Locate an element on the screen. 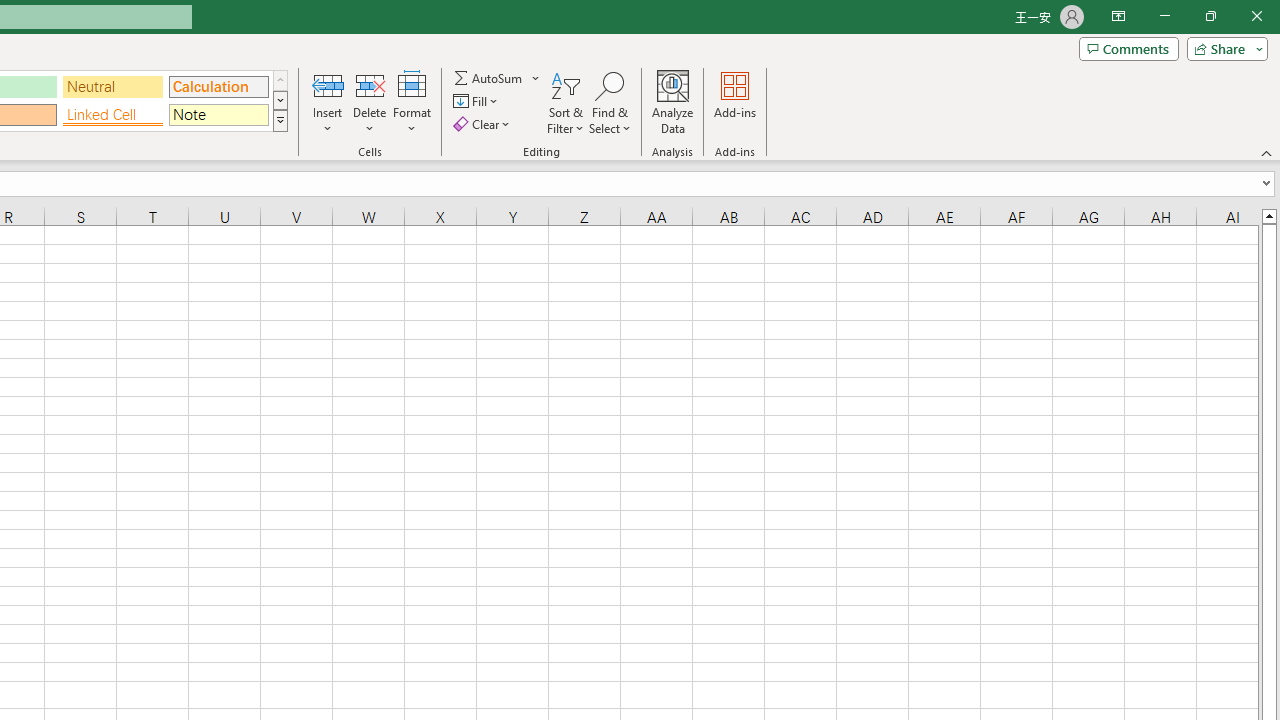 This screenshot has height=720, width=1280. 'Restore Down' is located at coordinates (1209, 16).